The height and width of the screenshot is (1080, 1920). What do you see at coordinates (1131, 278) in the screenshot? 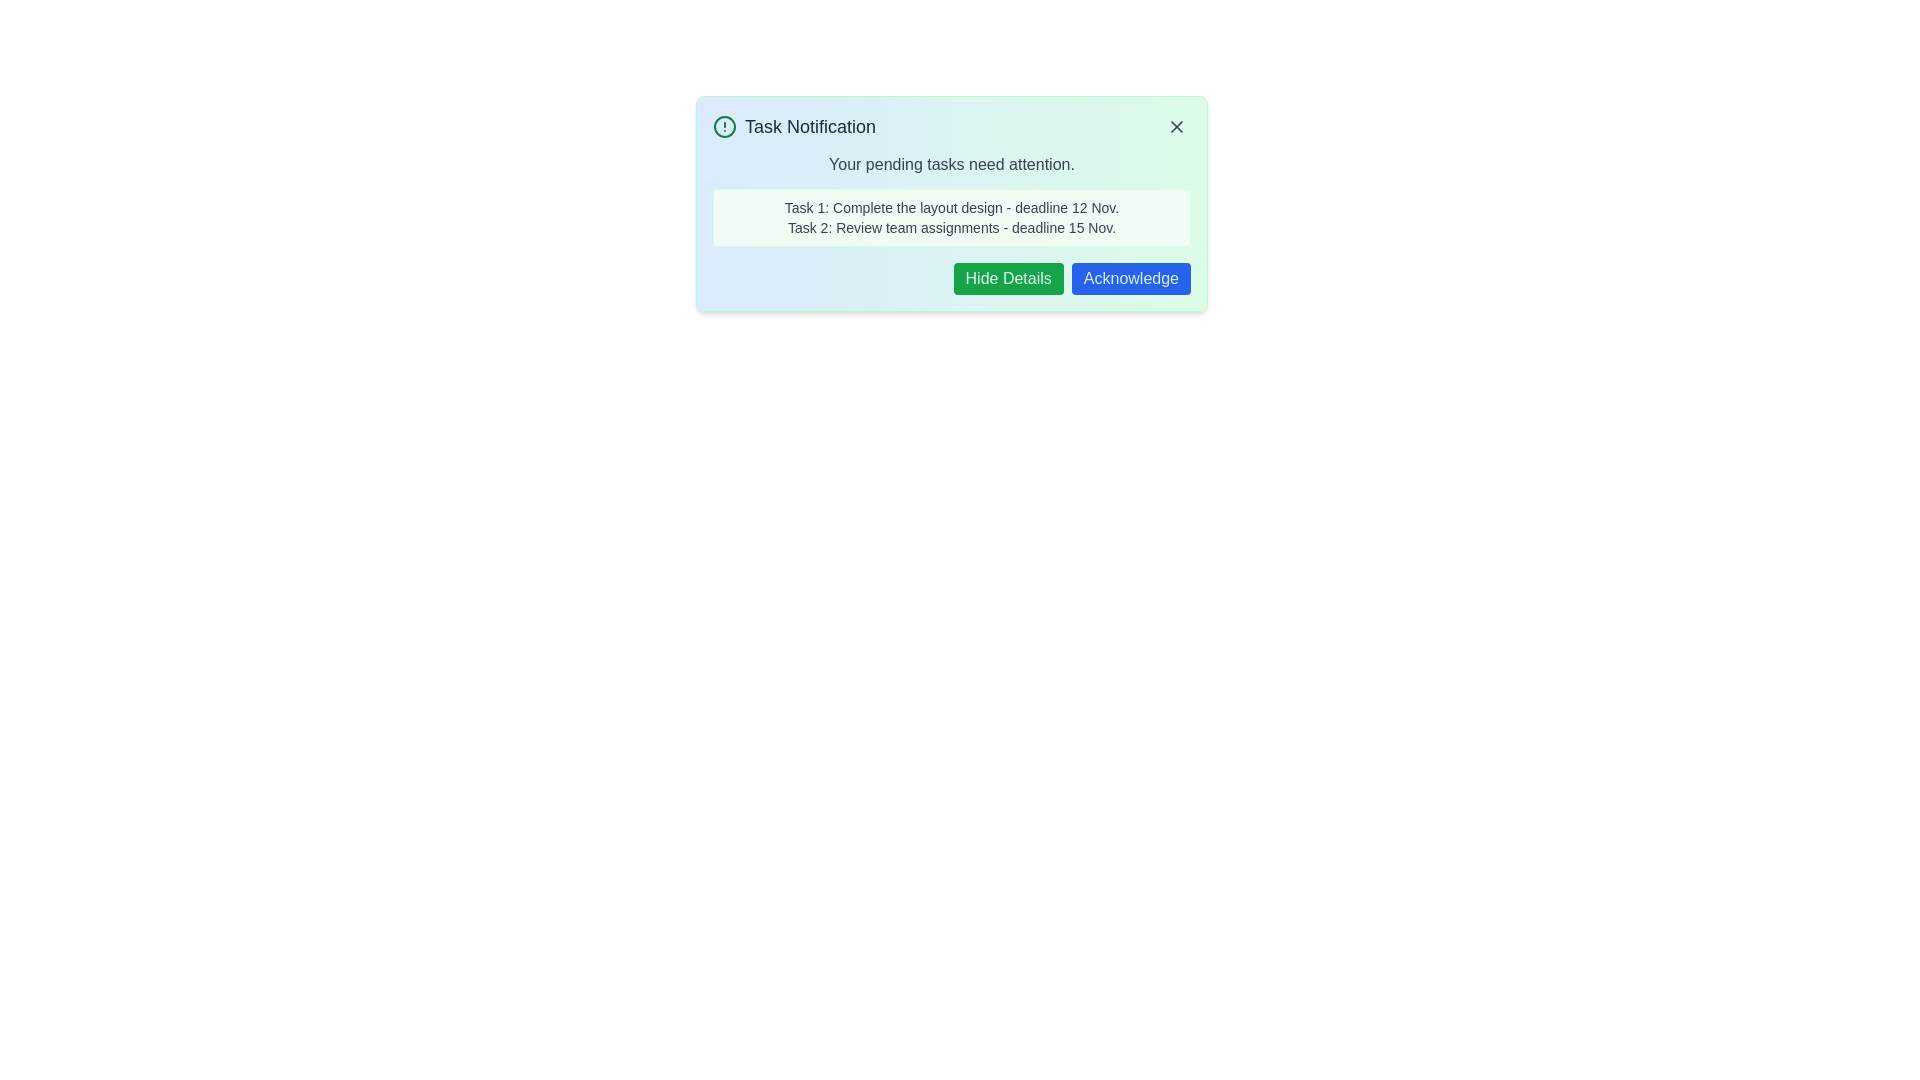
I see `the 'Acknowledge' button to acknowledge the notification` at bounding box center [1131, 278].